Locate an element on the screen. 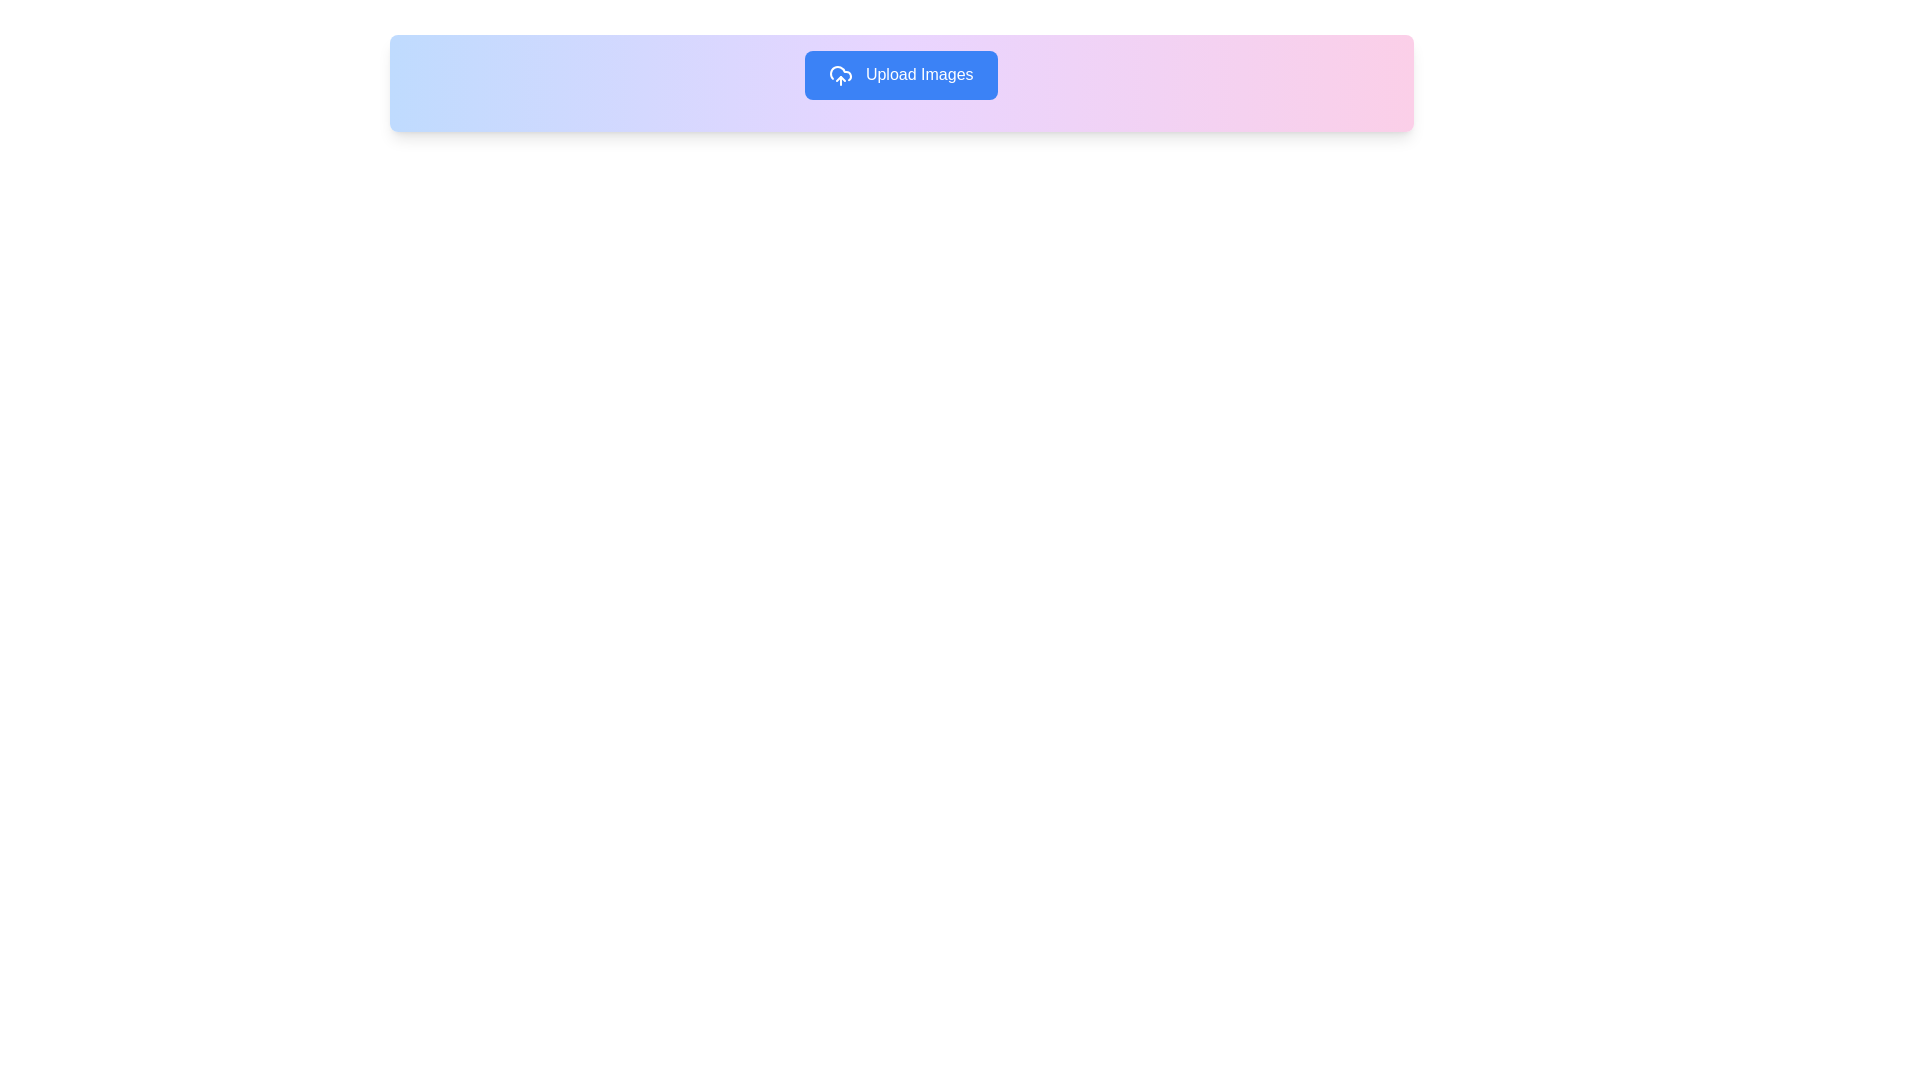 The width and height of the screenshot is (1920, 1080). the blue button with rounded corners labeled 'Upload Images' is located at coordinates (900, 74).